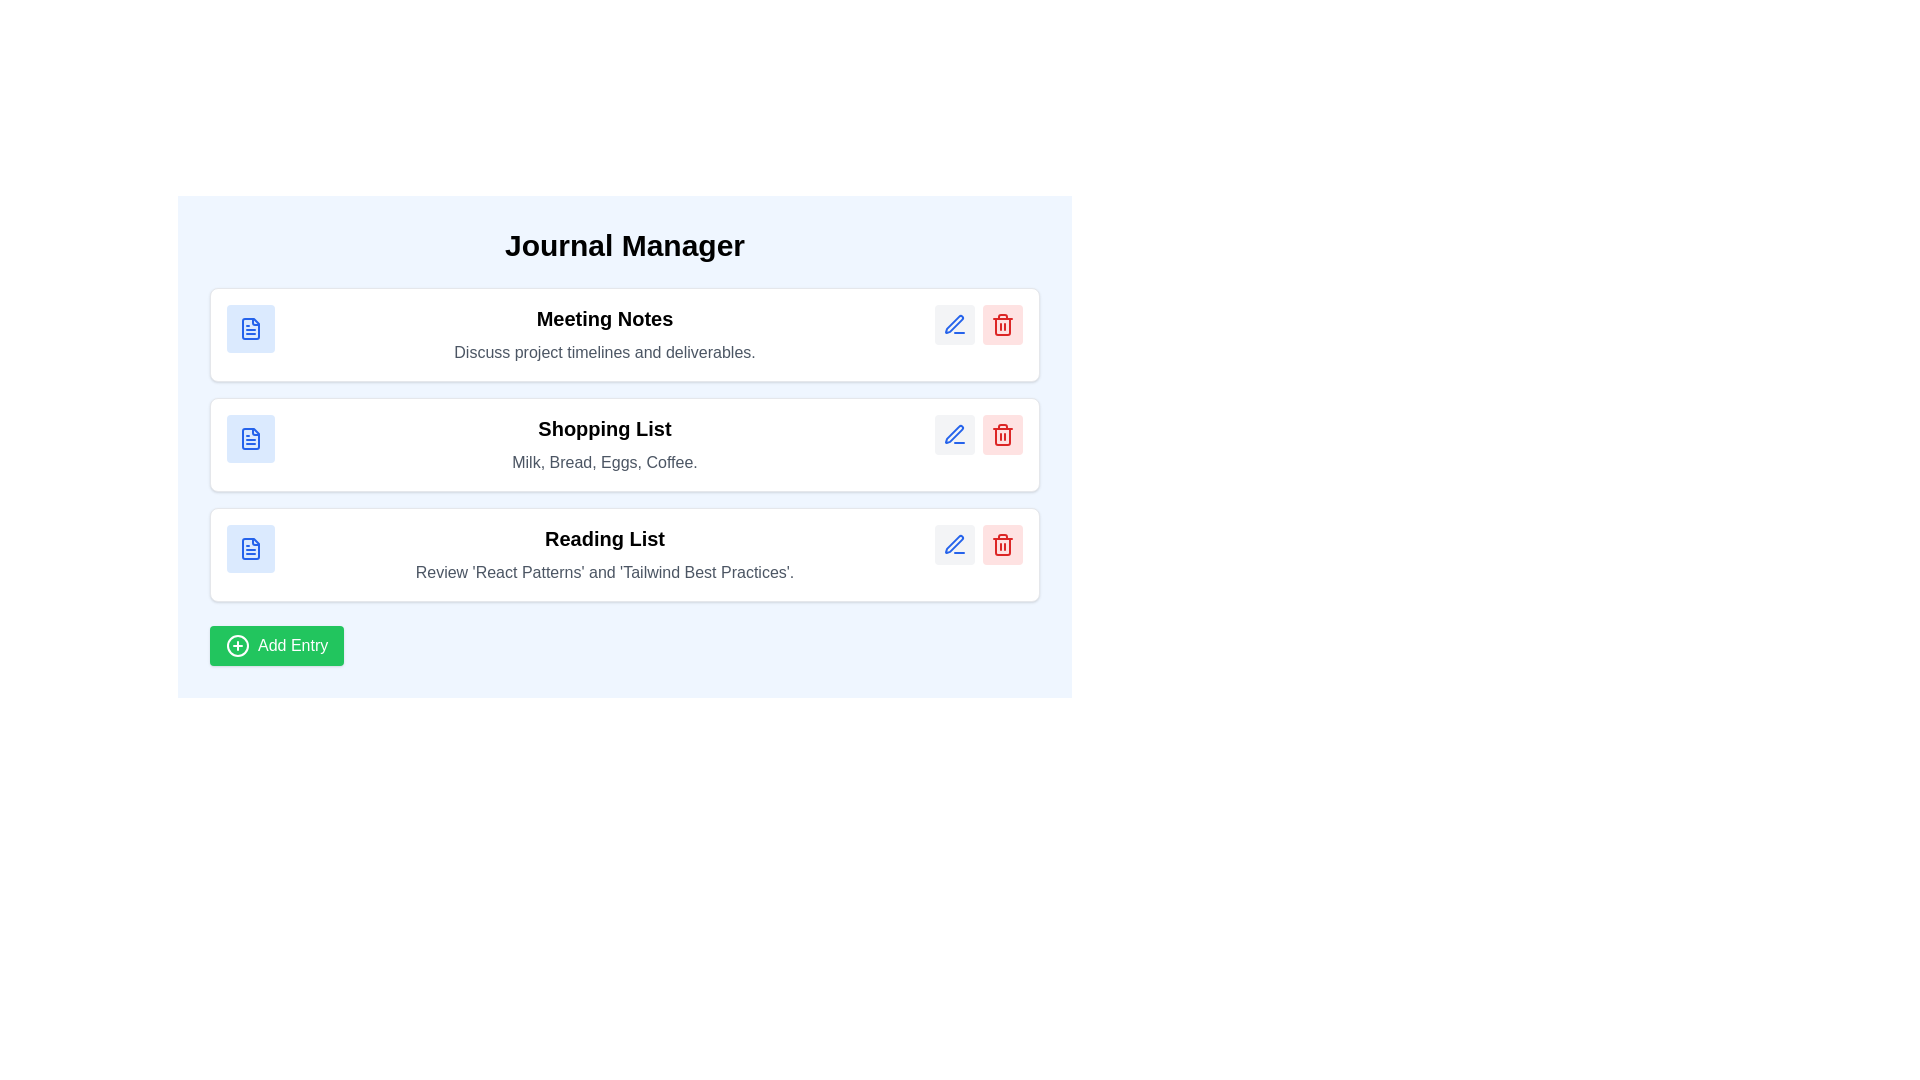 The height and width of the screenshot is (1080, 1920). I want to click on the red trash can icon button located in the third item of the Reading List, so click(1003, 544).